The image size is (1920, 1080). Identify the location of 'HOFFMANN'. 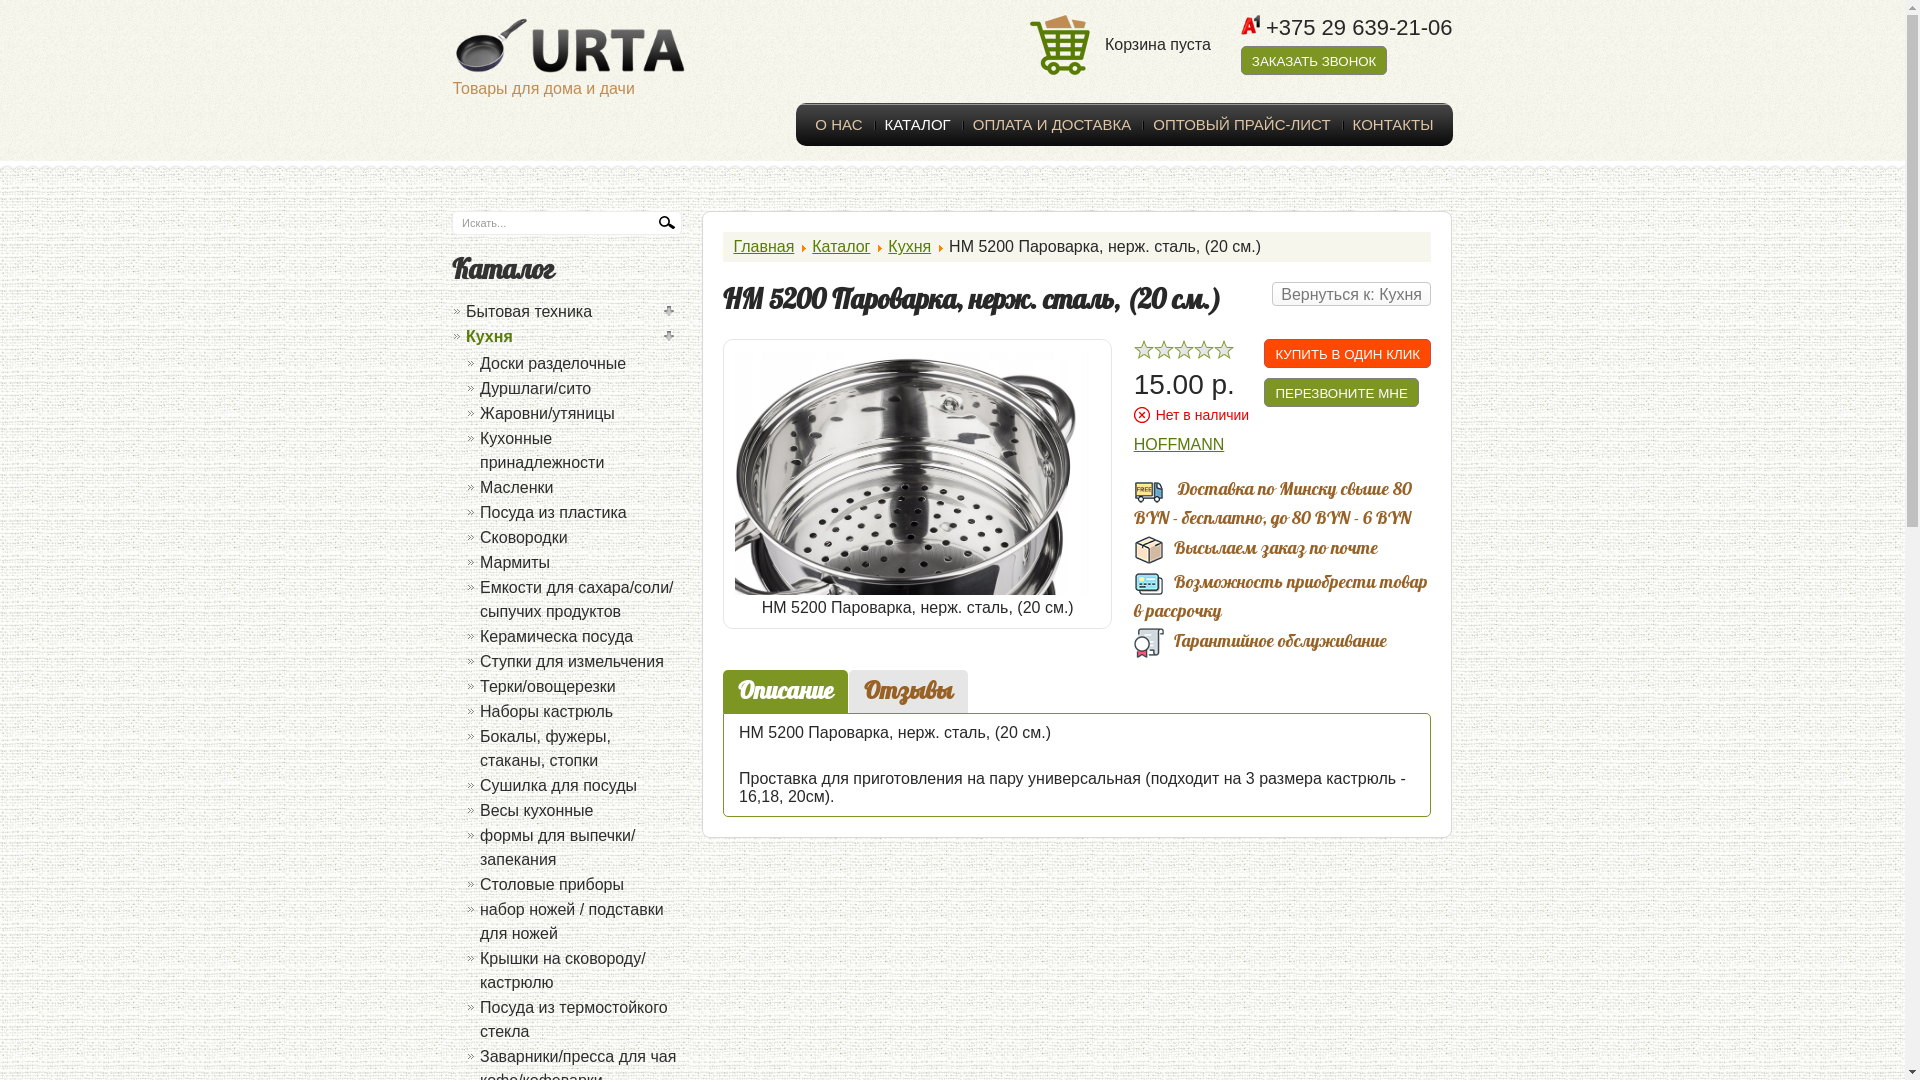
(1179, 443).